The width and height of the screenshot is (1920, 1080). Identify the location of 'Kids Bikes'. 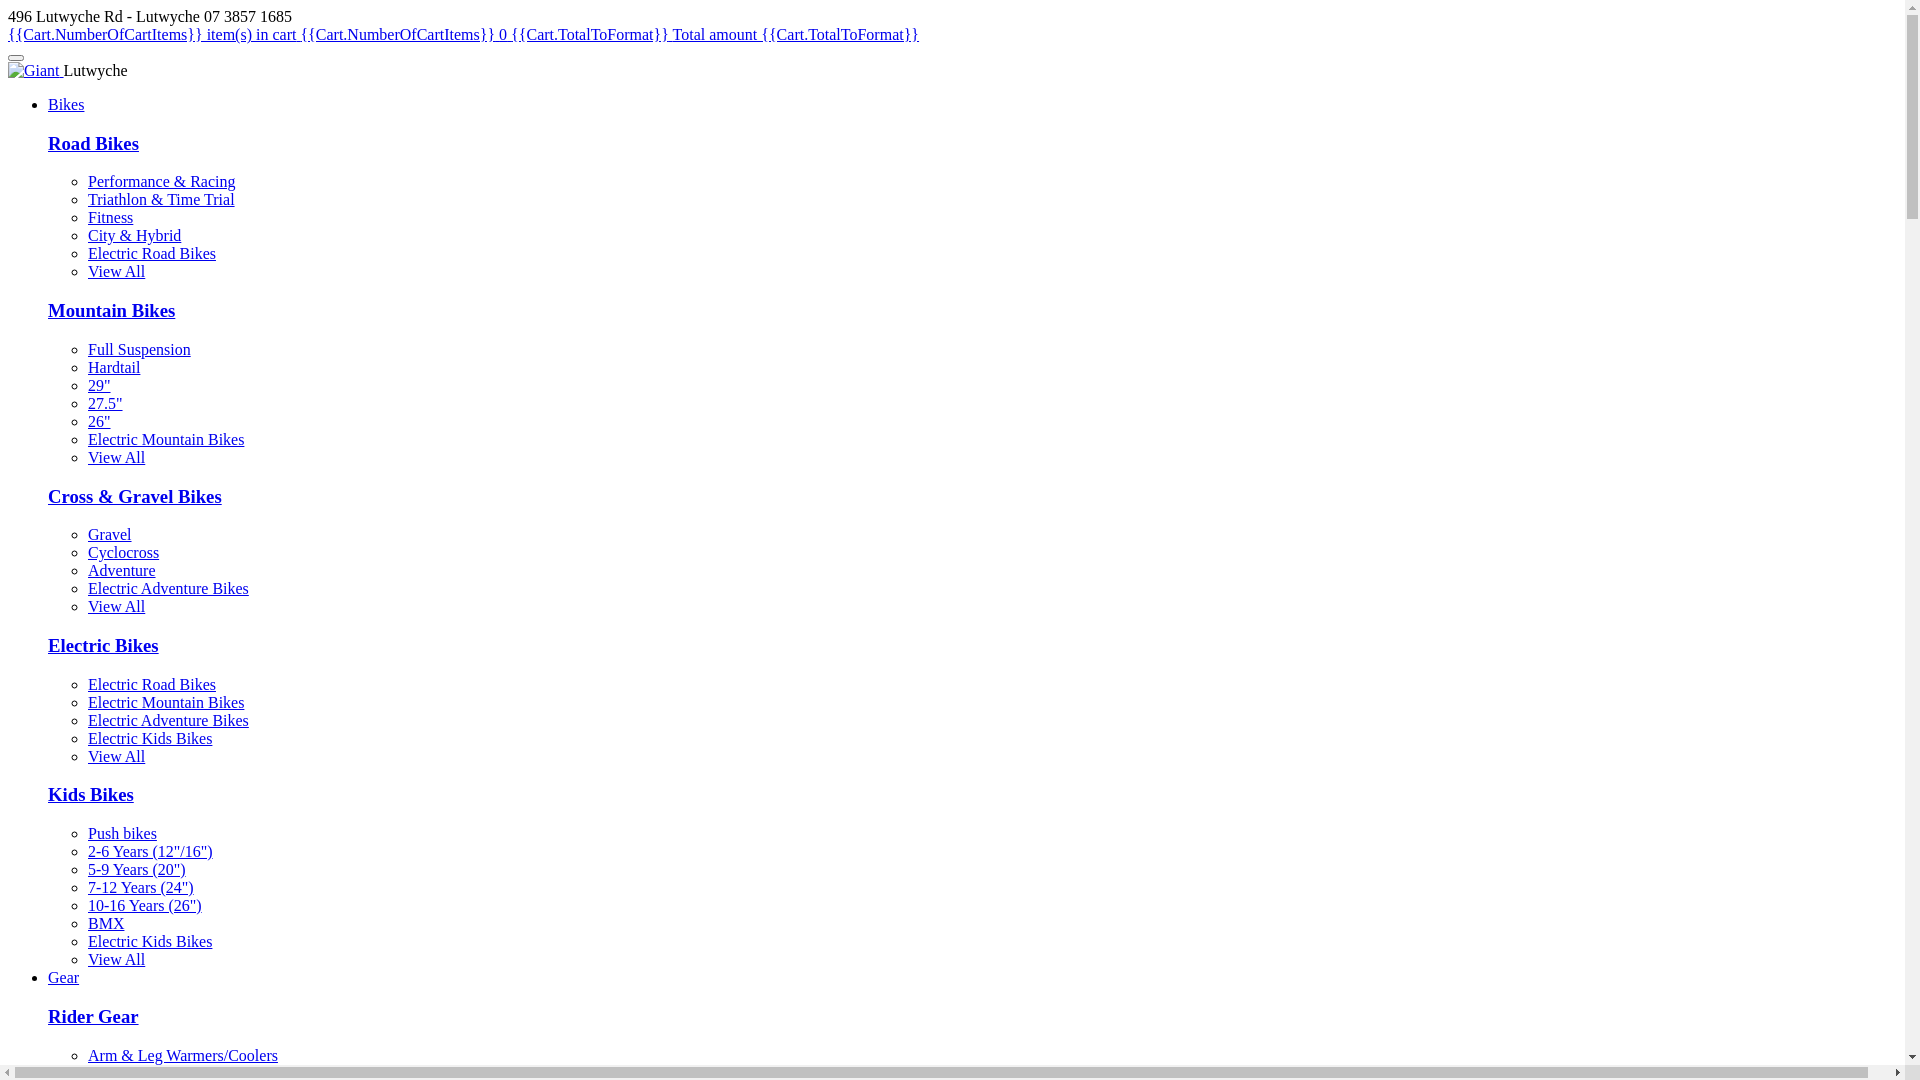
(48, 793).